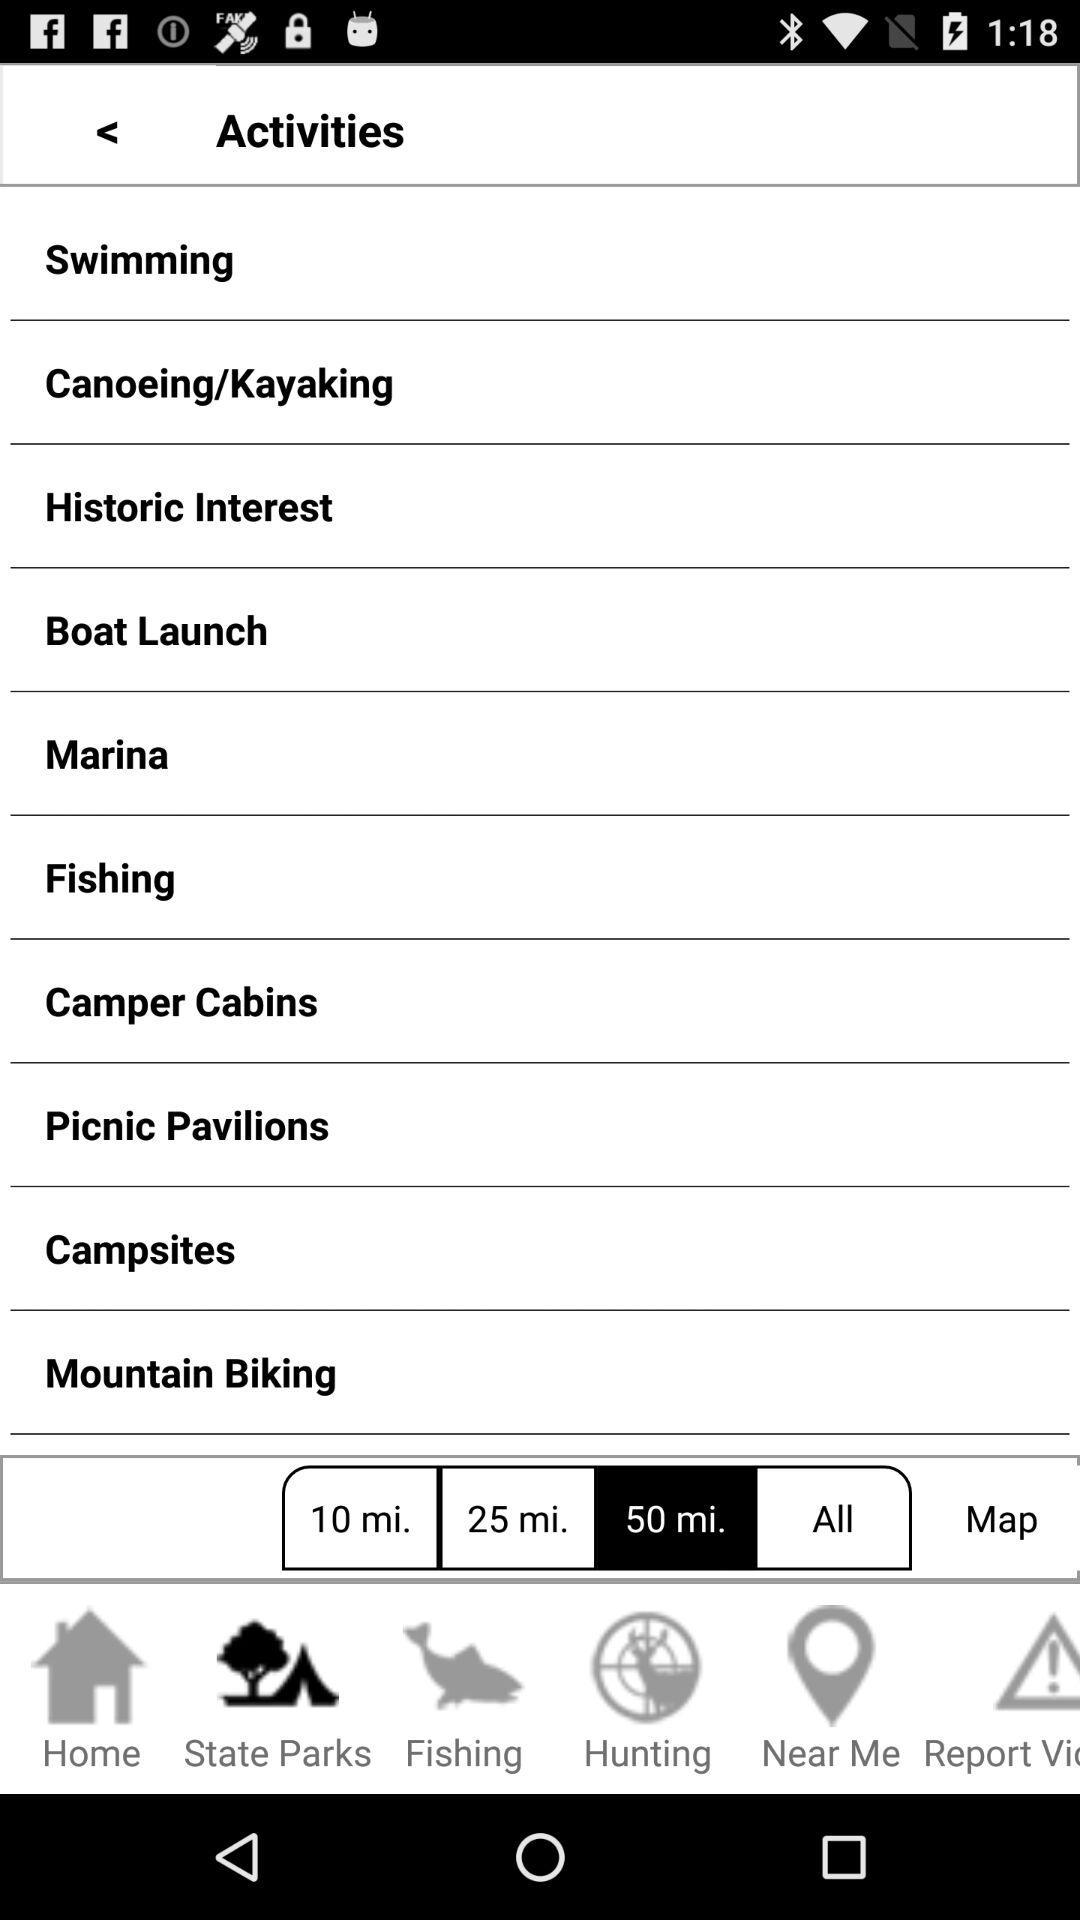 The image size is (1080, 1920). I want to click on item next to the fishing item, so click(277, 1689).